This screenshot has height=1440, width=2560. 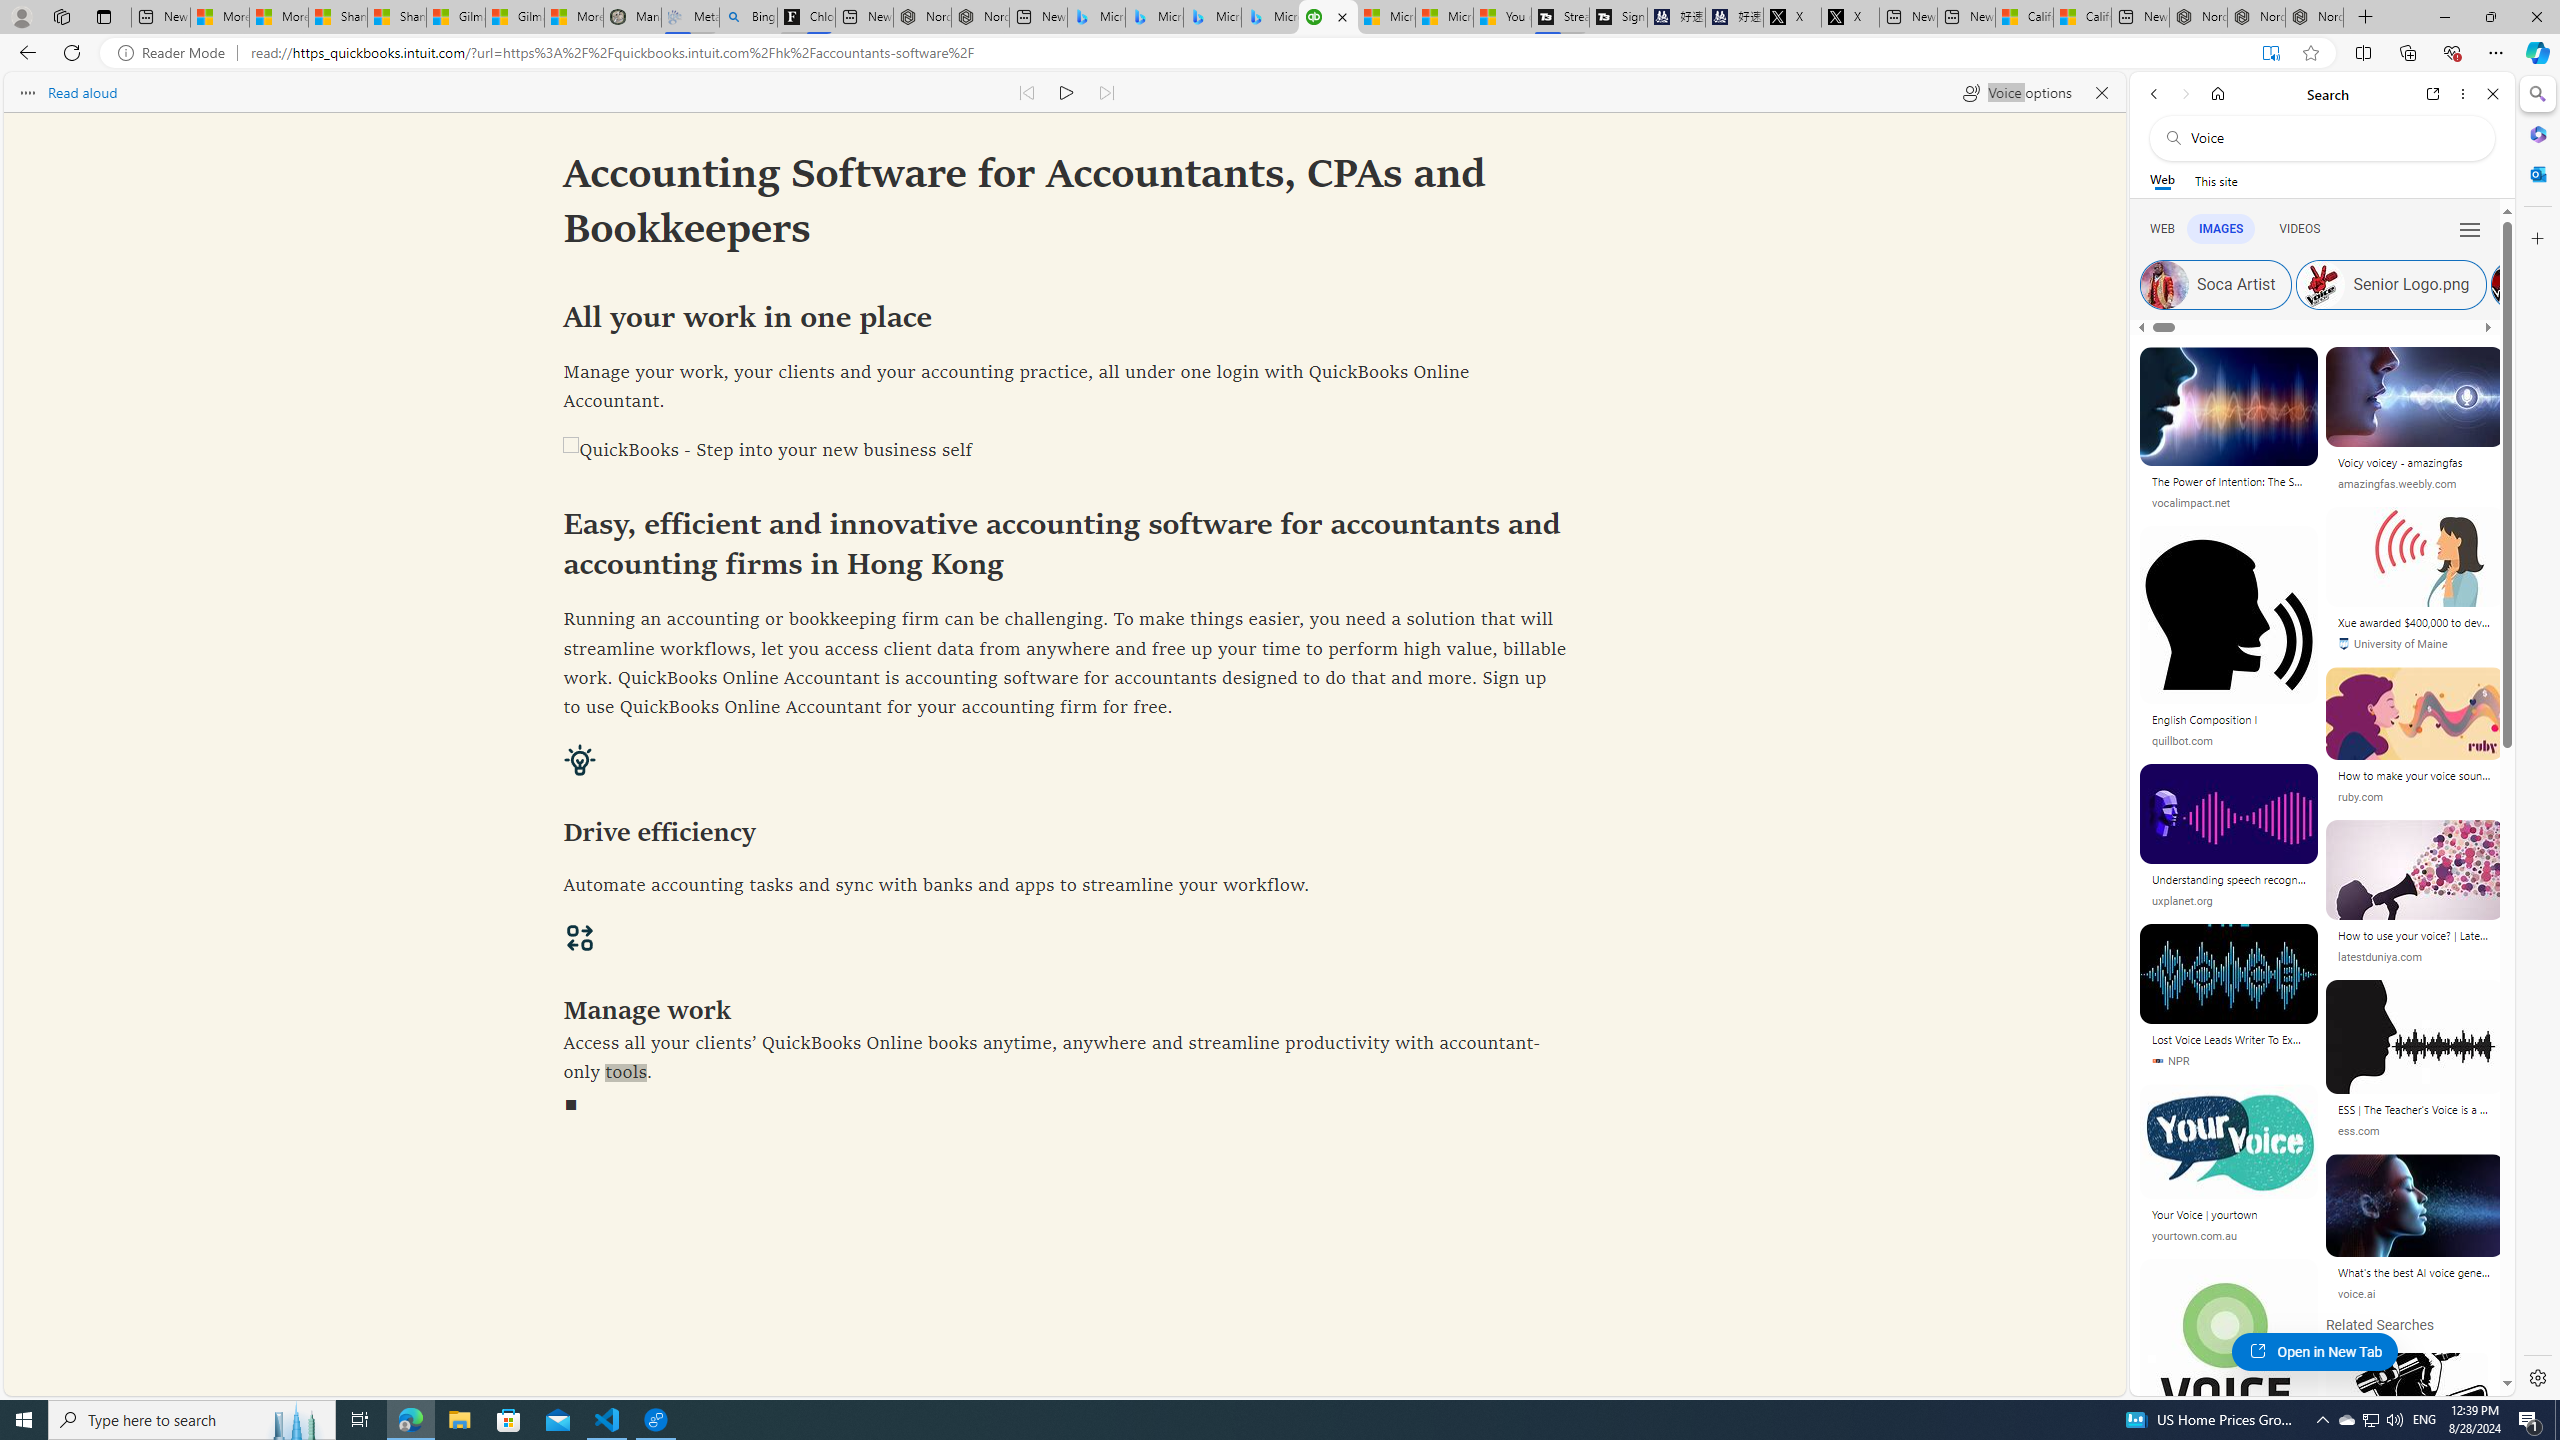 I want to click on 'Nordace - Siena Pro 15 Essential Set', so click(x=2314, y=16).